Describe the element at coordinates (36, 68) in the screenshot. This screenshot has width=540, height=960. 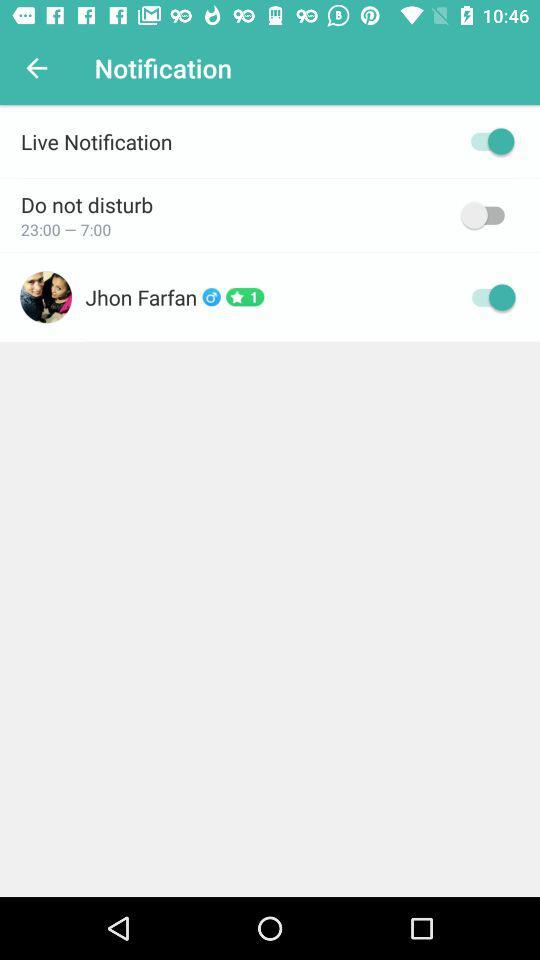
I see `the icon above live notification` at that location.